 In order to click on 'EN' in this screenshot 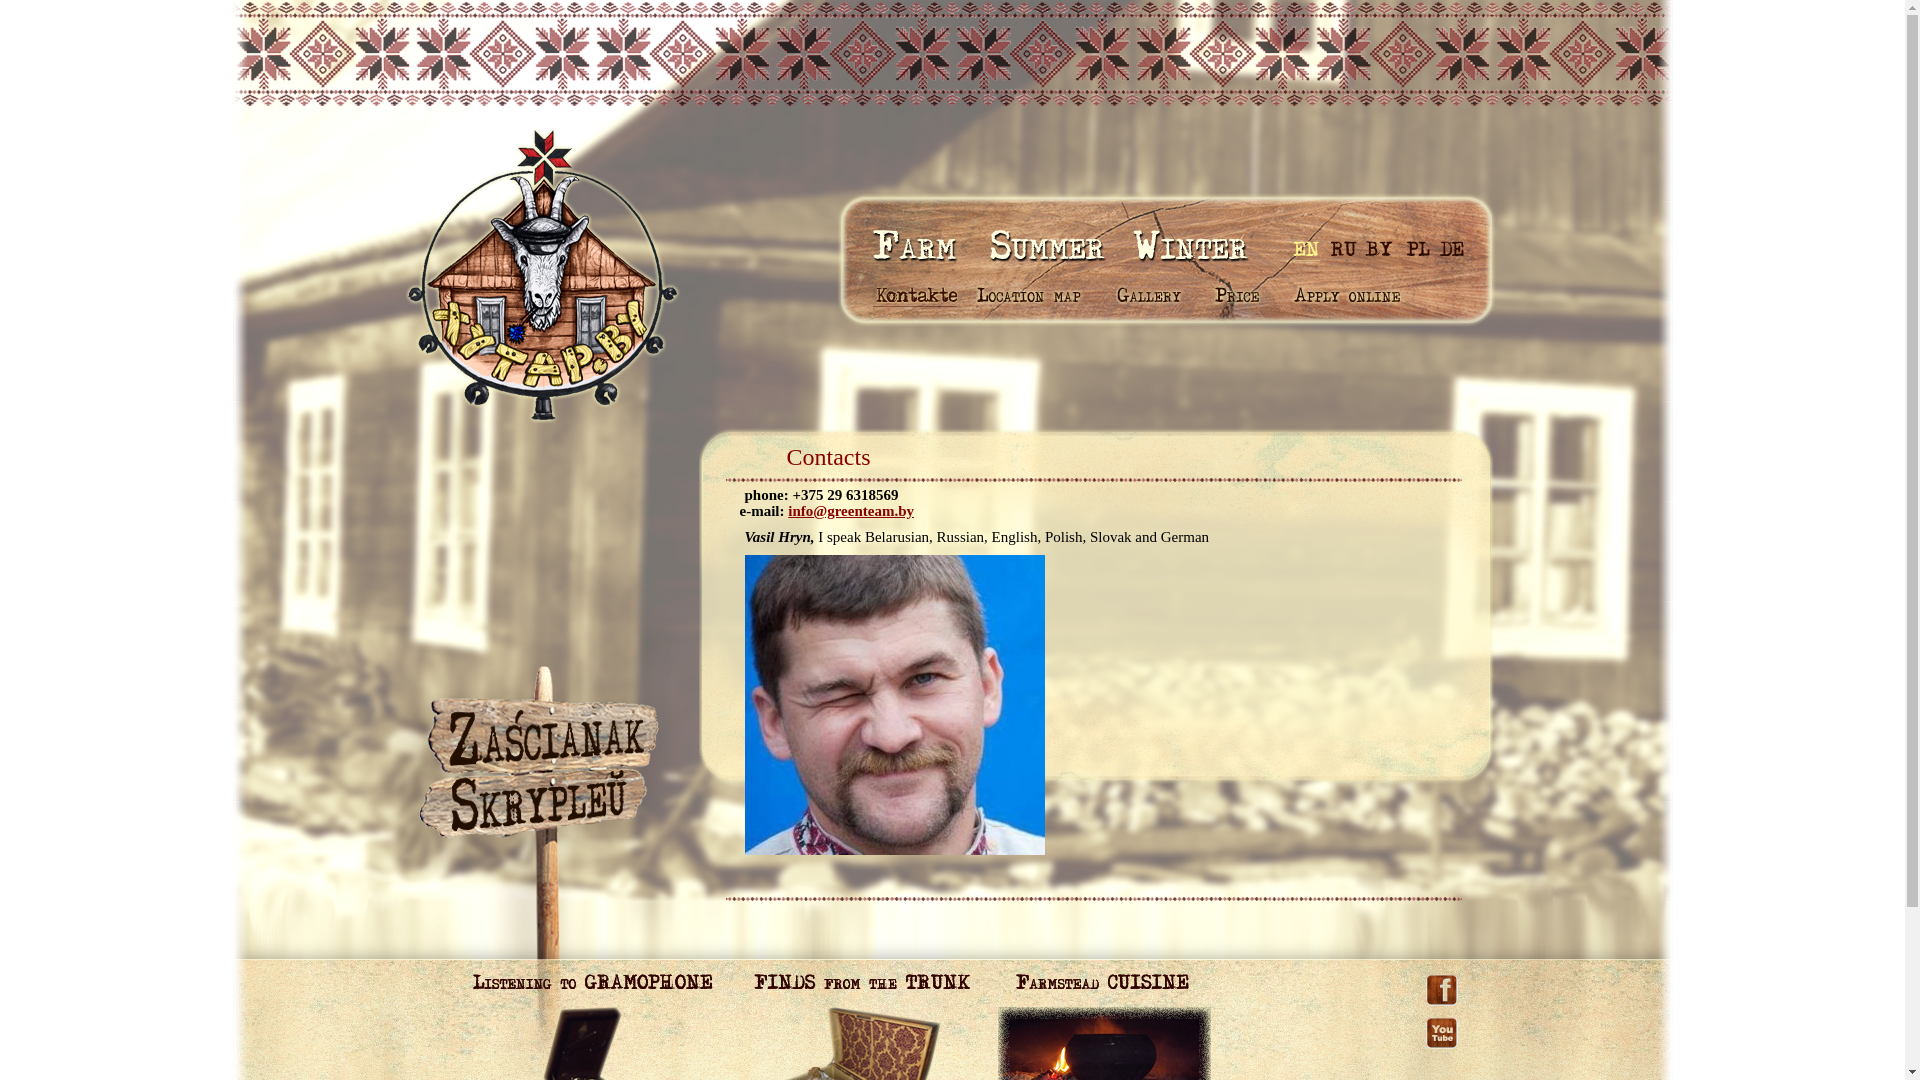, I will do `click(1308, 247)`.